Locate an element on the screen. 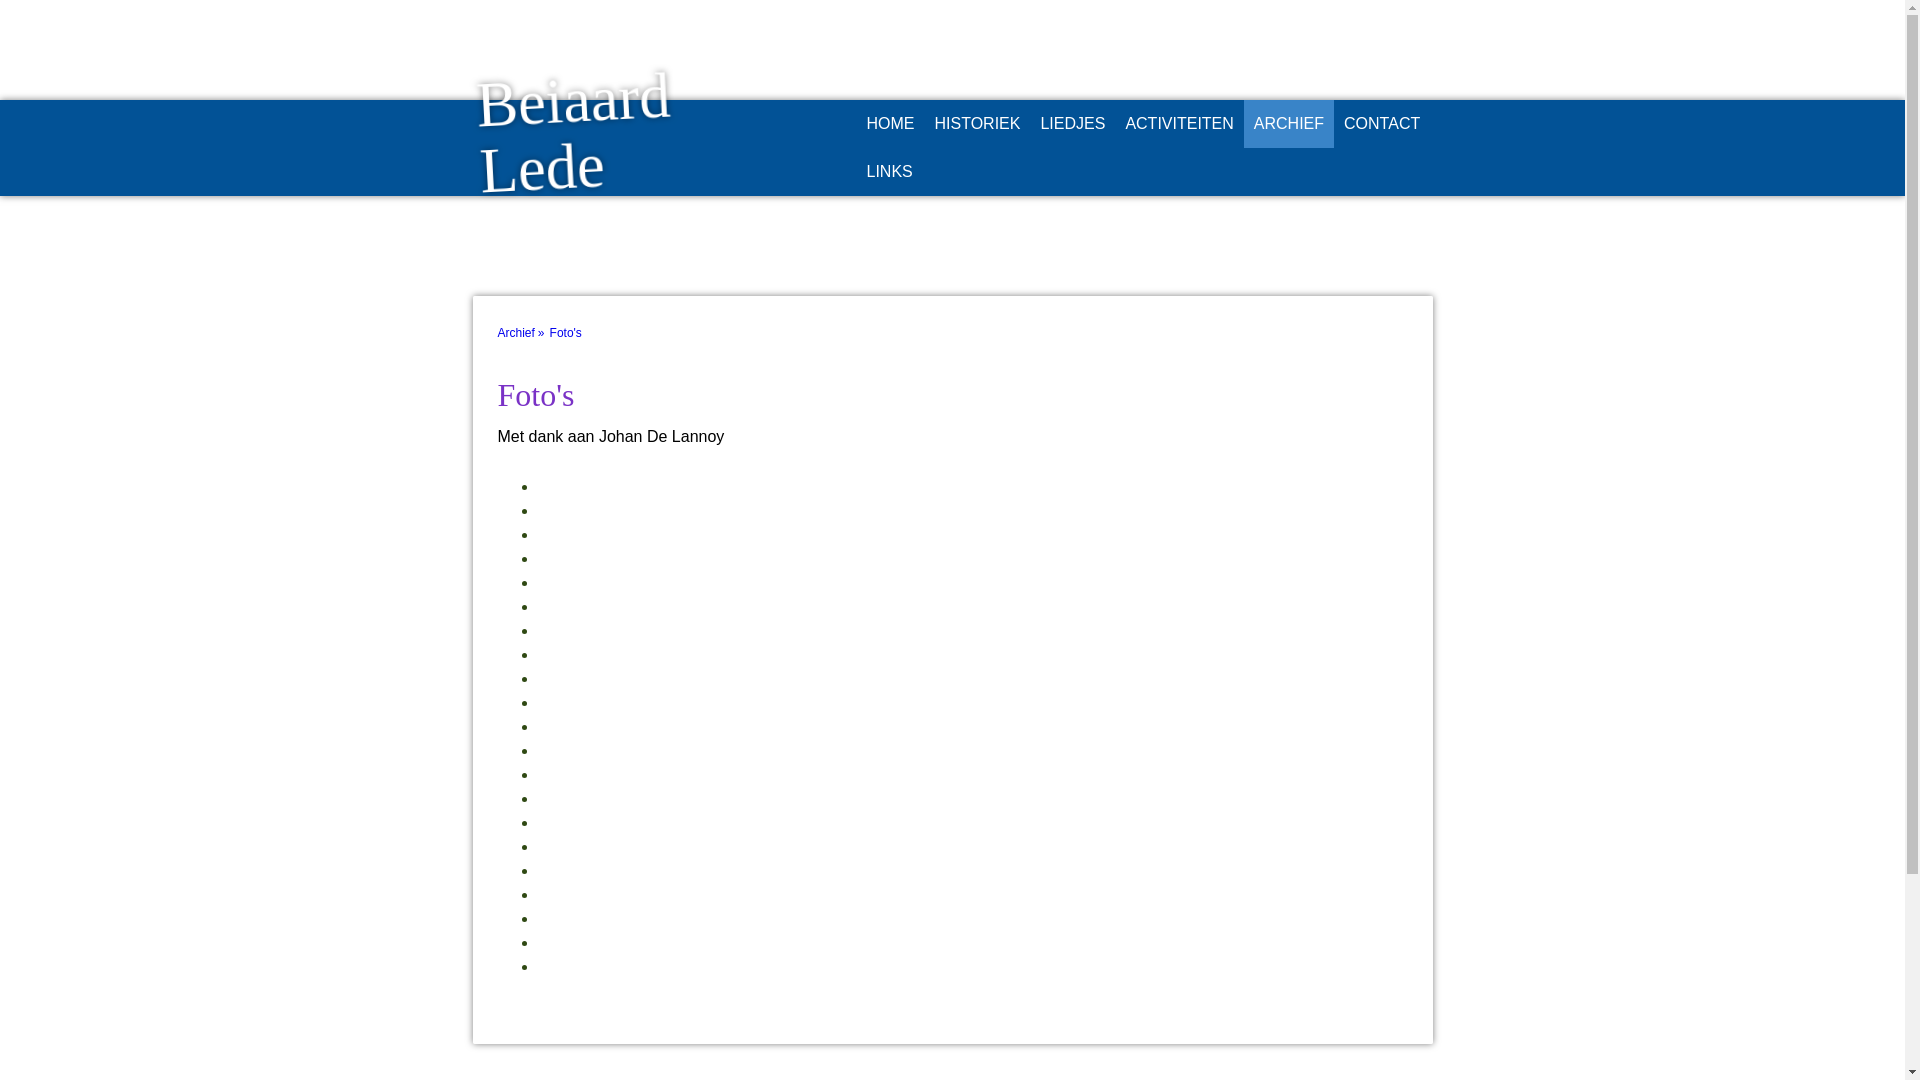 This screenshot has height=1080, width=1920. 'HISTORIEK' is located at coordinates (923, 123).